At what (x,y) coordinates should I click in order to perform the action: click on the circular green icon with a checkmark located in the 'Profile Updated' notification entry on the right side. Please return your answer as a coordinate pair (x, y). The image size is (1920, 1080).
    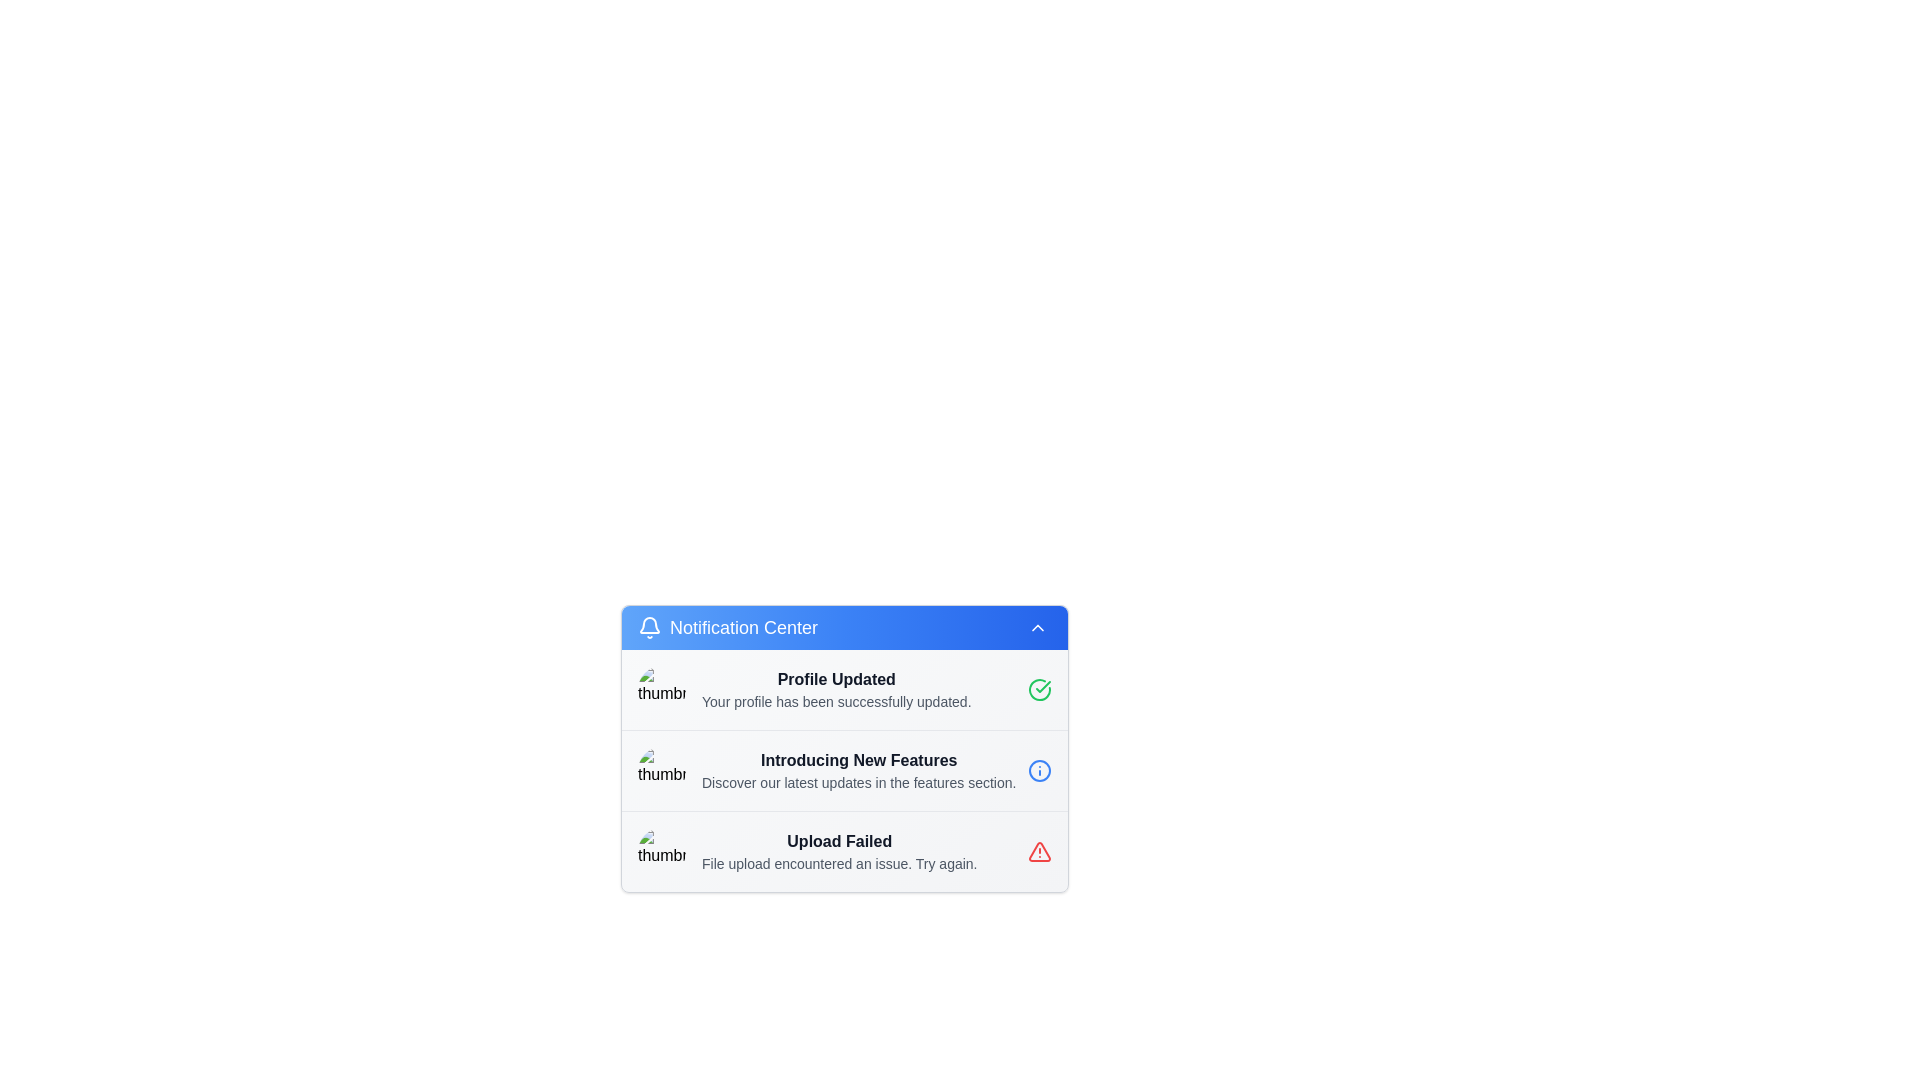
    Looking at the image, I should click on (1040, 689).